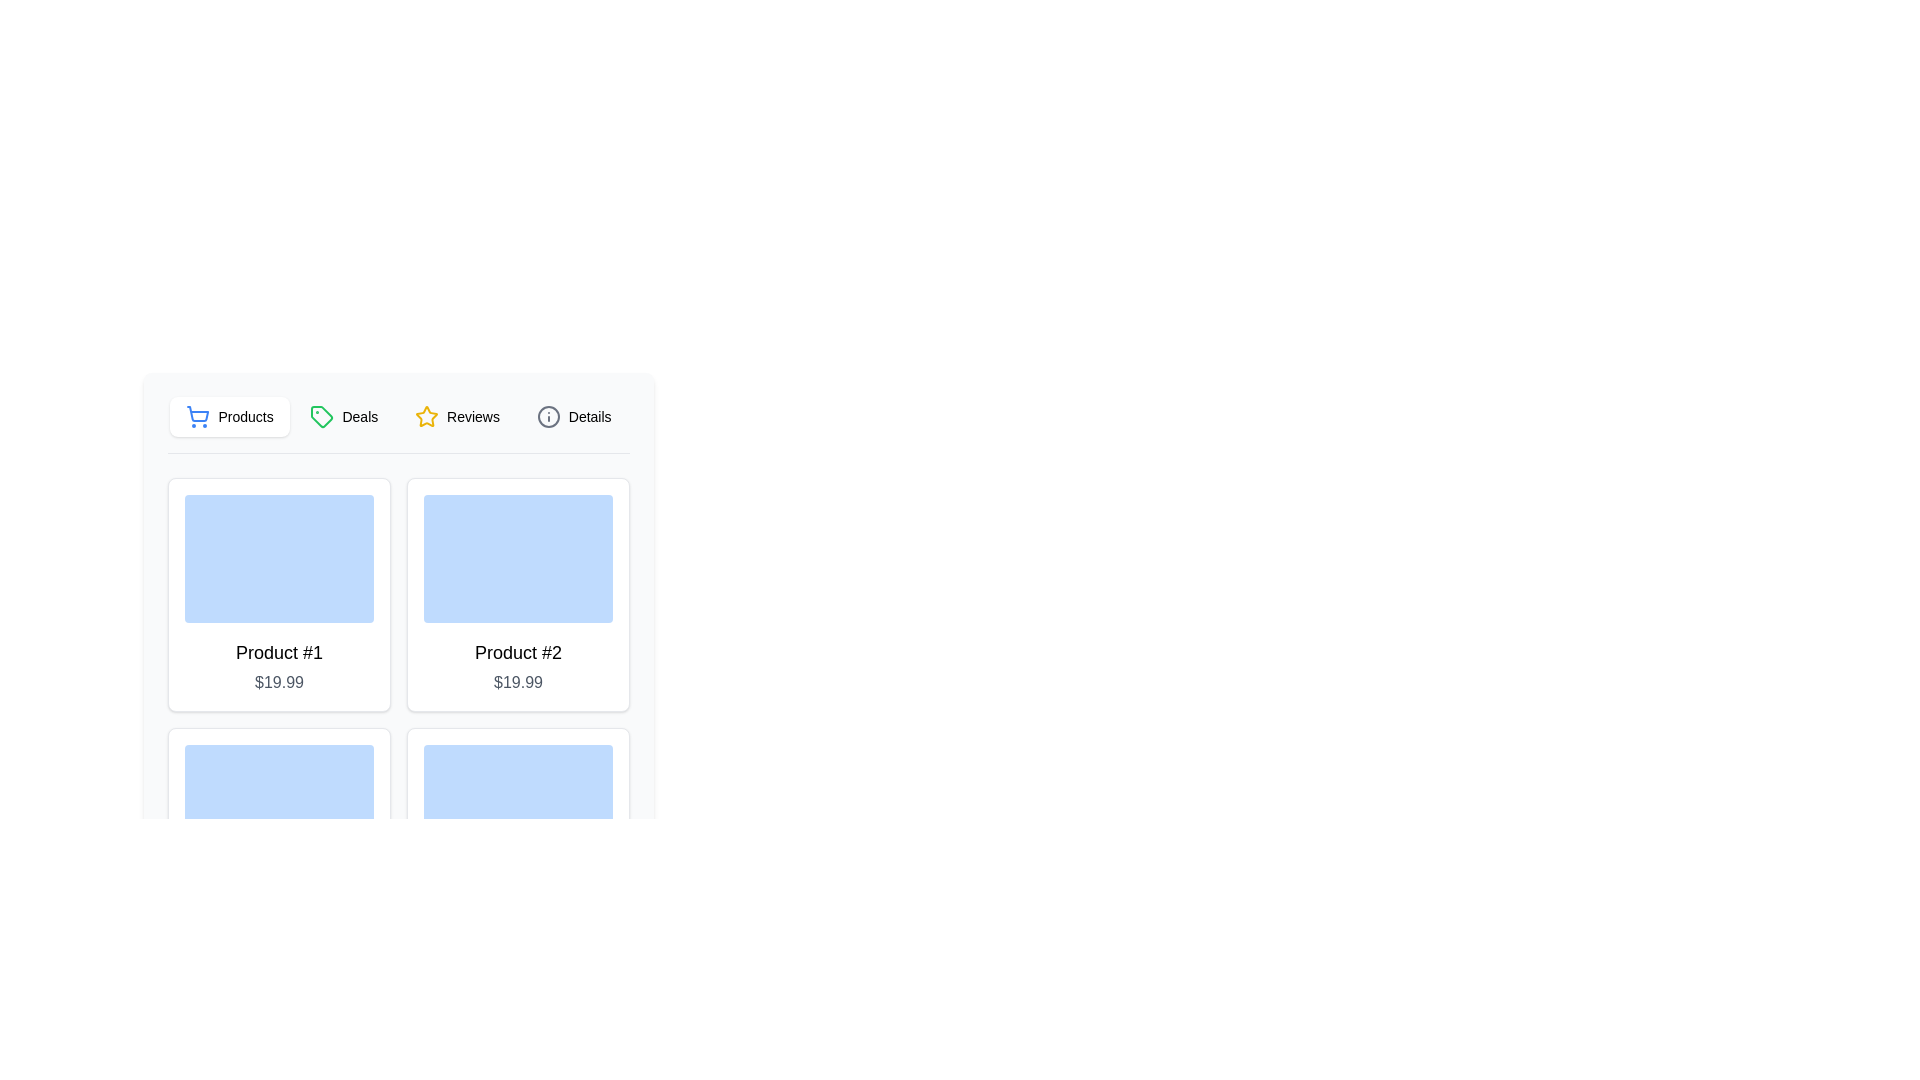 Image resolution: width=1920 pixels, height=1080 pixels. I want to click on the fourth button in a horizontal group of buttons at the top section of the layout, so click(573, 415).